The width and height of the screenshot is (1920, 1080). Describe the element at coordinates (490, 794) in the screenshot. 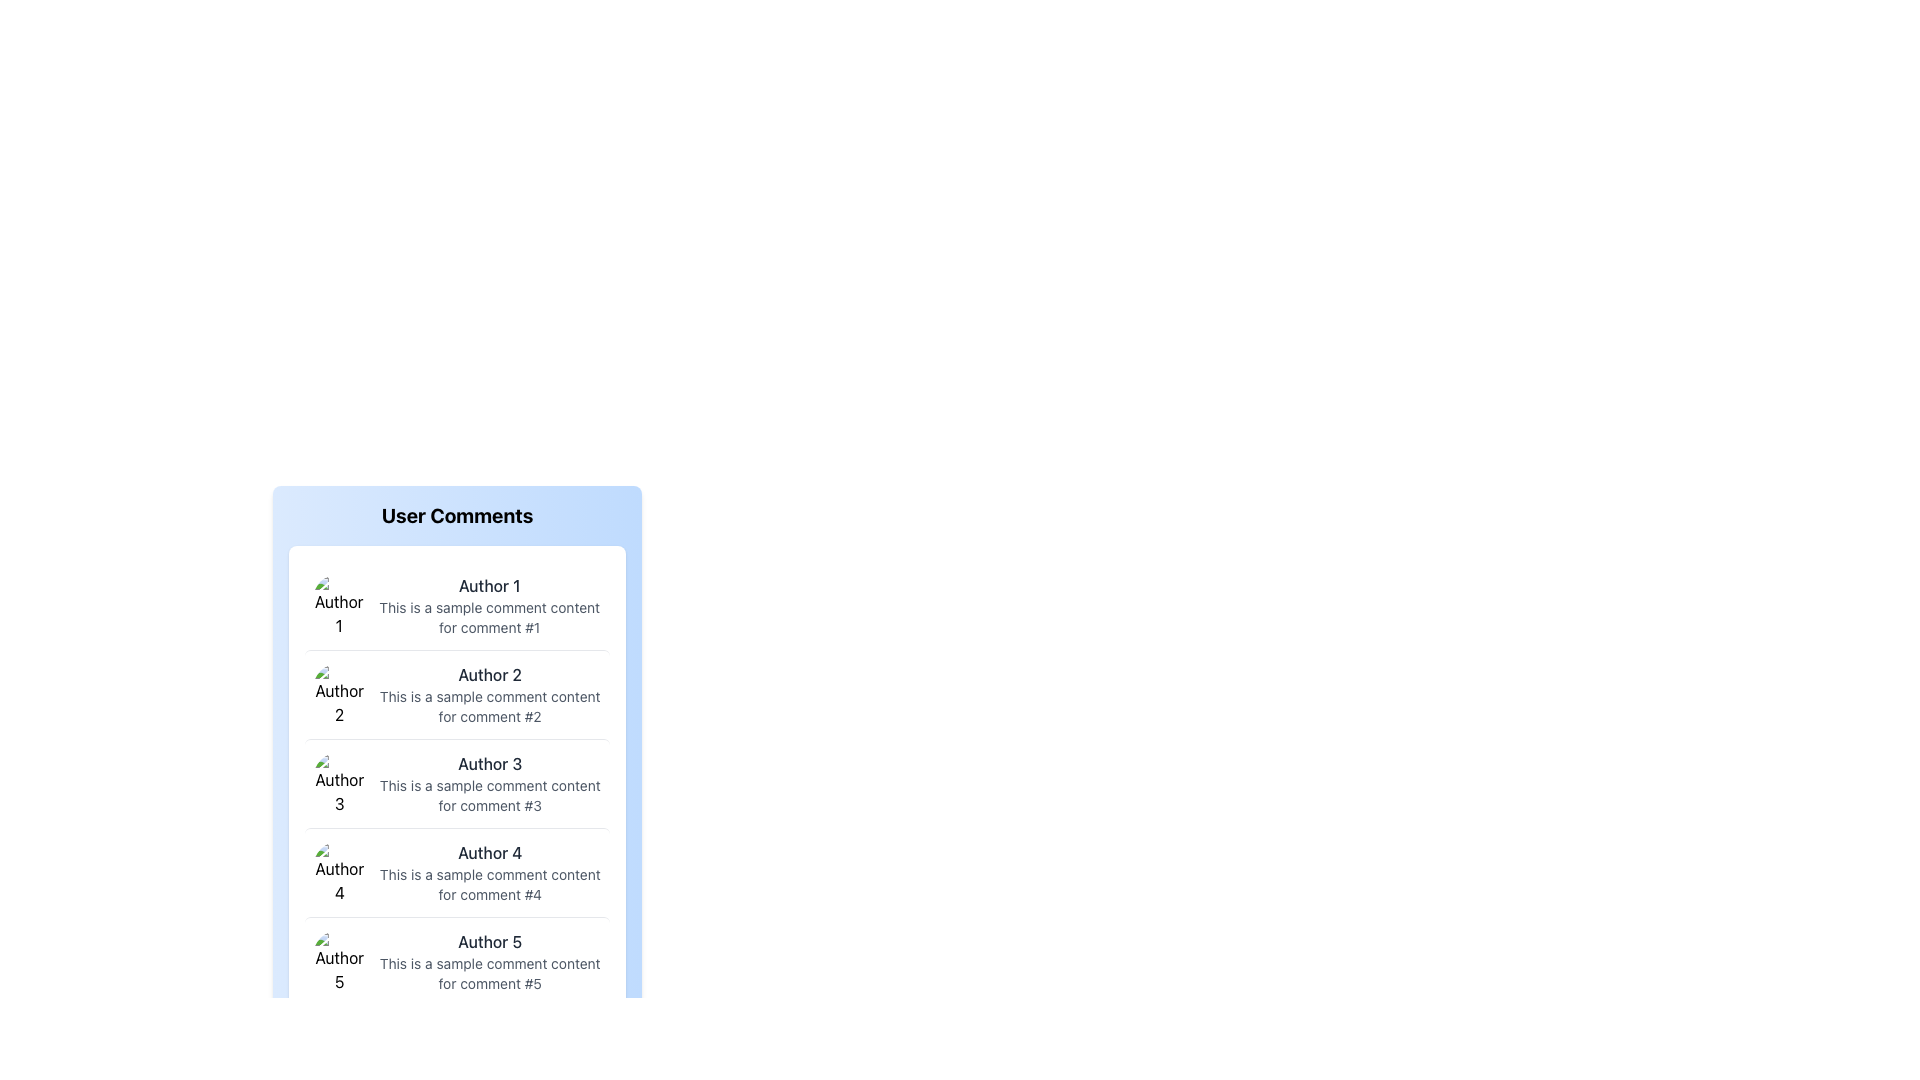

I see `the text label displaying the comment associated with 'Author 3', located under the author's name in the third comment slot` at that location.